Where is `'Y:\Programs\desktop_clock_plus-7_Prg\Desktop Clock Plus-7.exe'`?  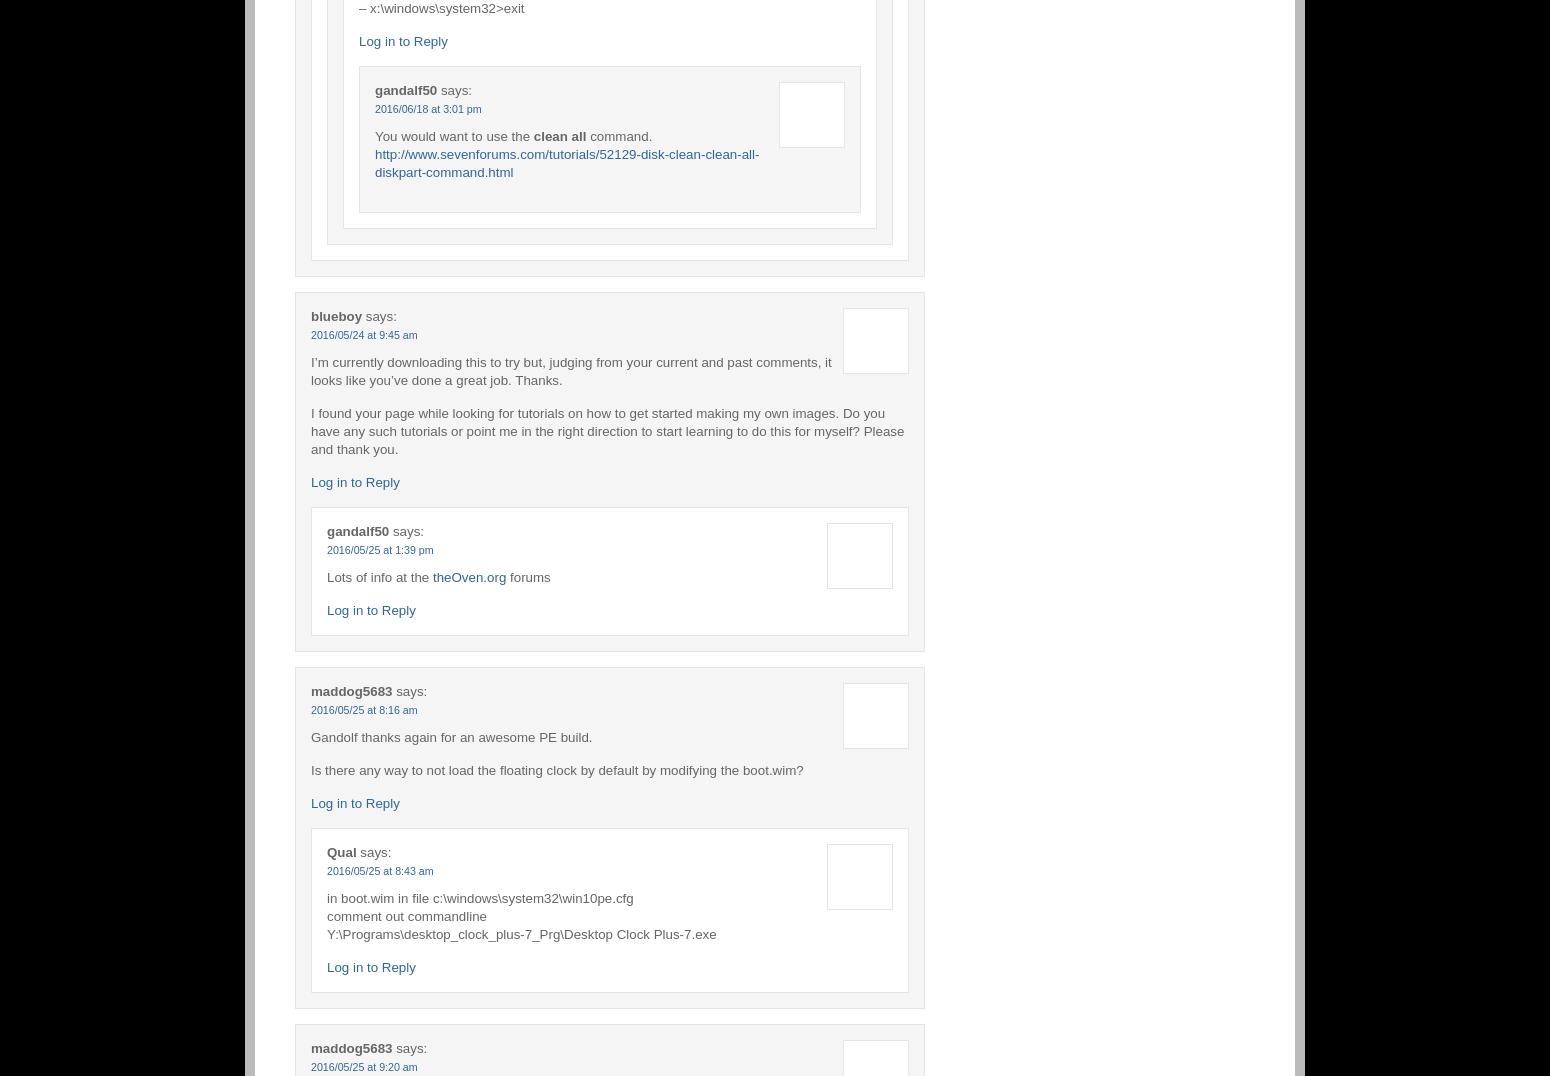 'Y:\Programs\desktop_clock_plus-7_Prg\Desktop Clock Plus-7.exe' is located at coordinates (520, 932).